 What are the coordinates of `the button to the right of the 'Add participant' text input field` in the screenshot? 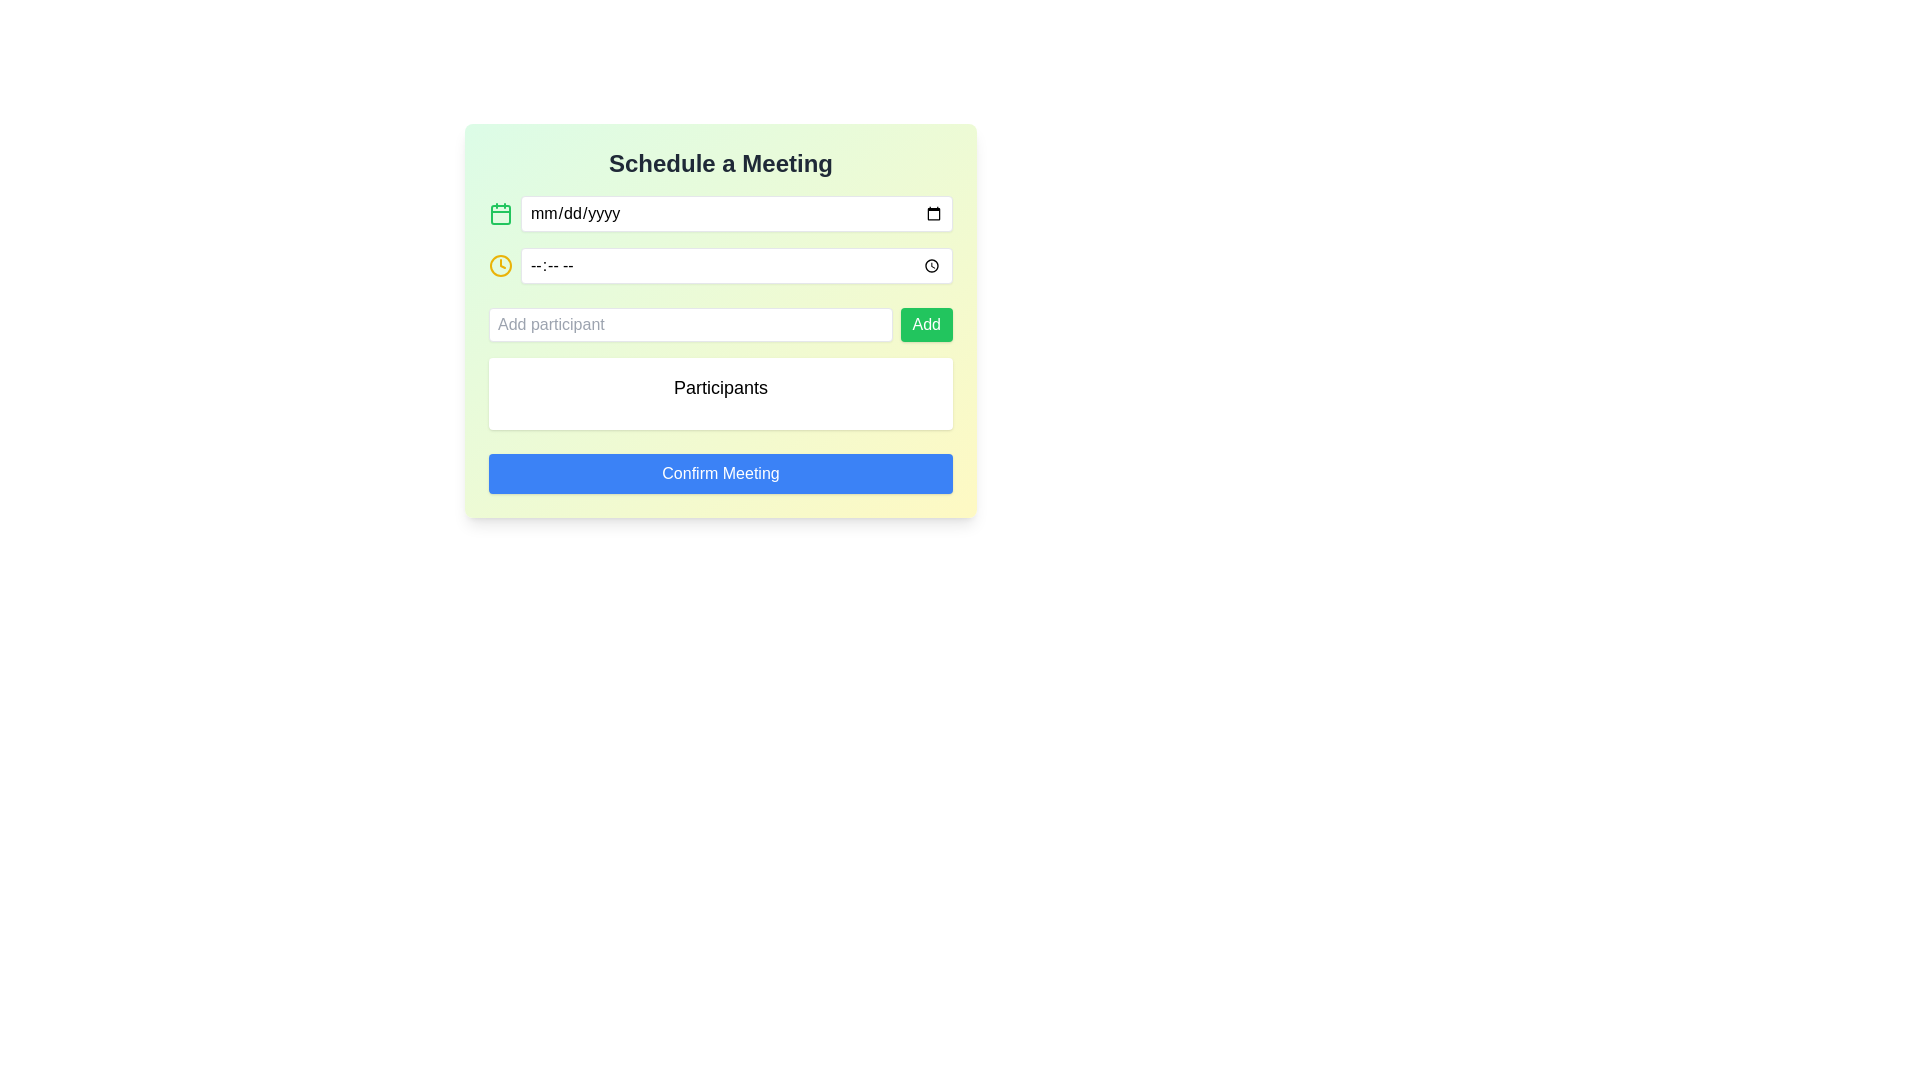 It's located at (925, 323).